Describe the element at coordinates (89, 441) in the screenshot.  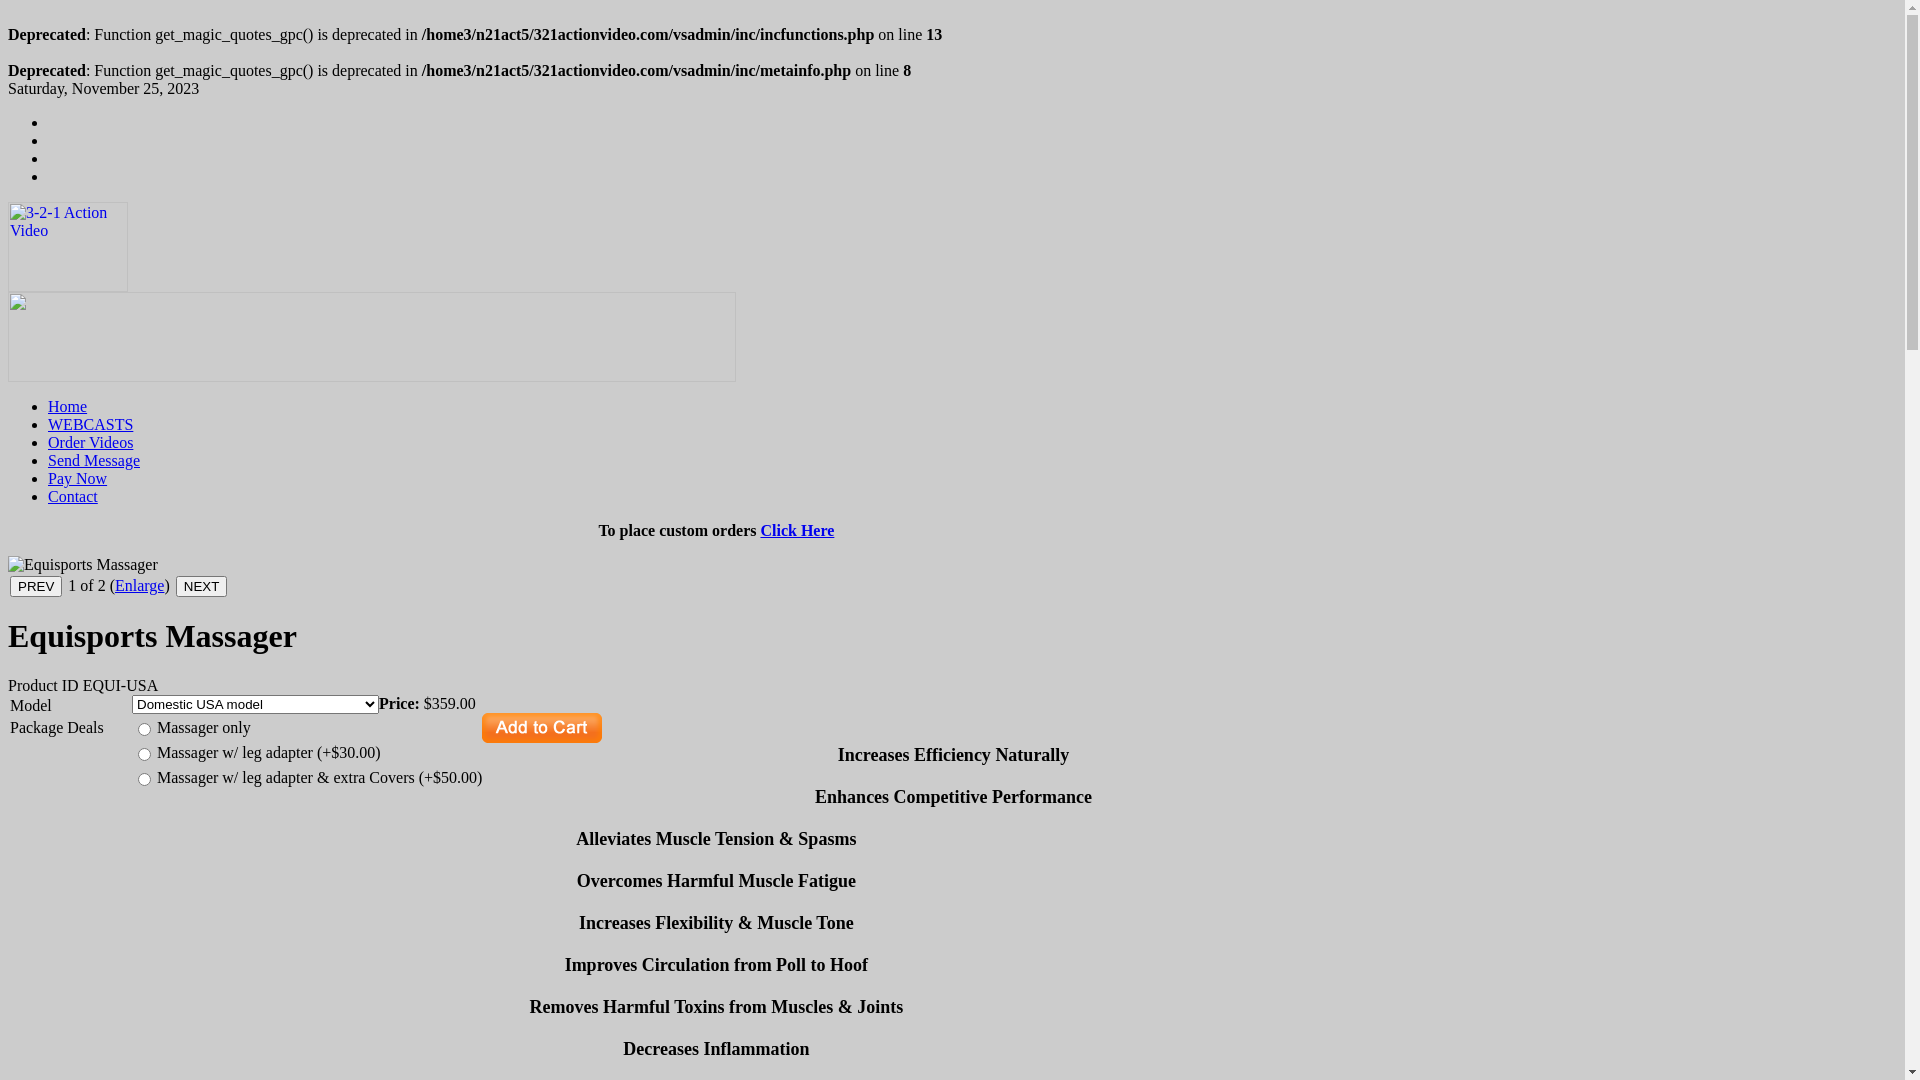
I see `'Order Videos'` at that location.